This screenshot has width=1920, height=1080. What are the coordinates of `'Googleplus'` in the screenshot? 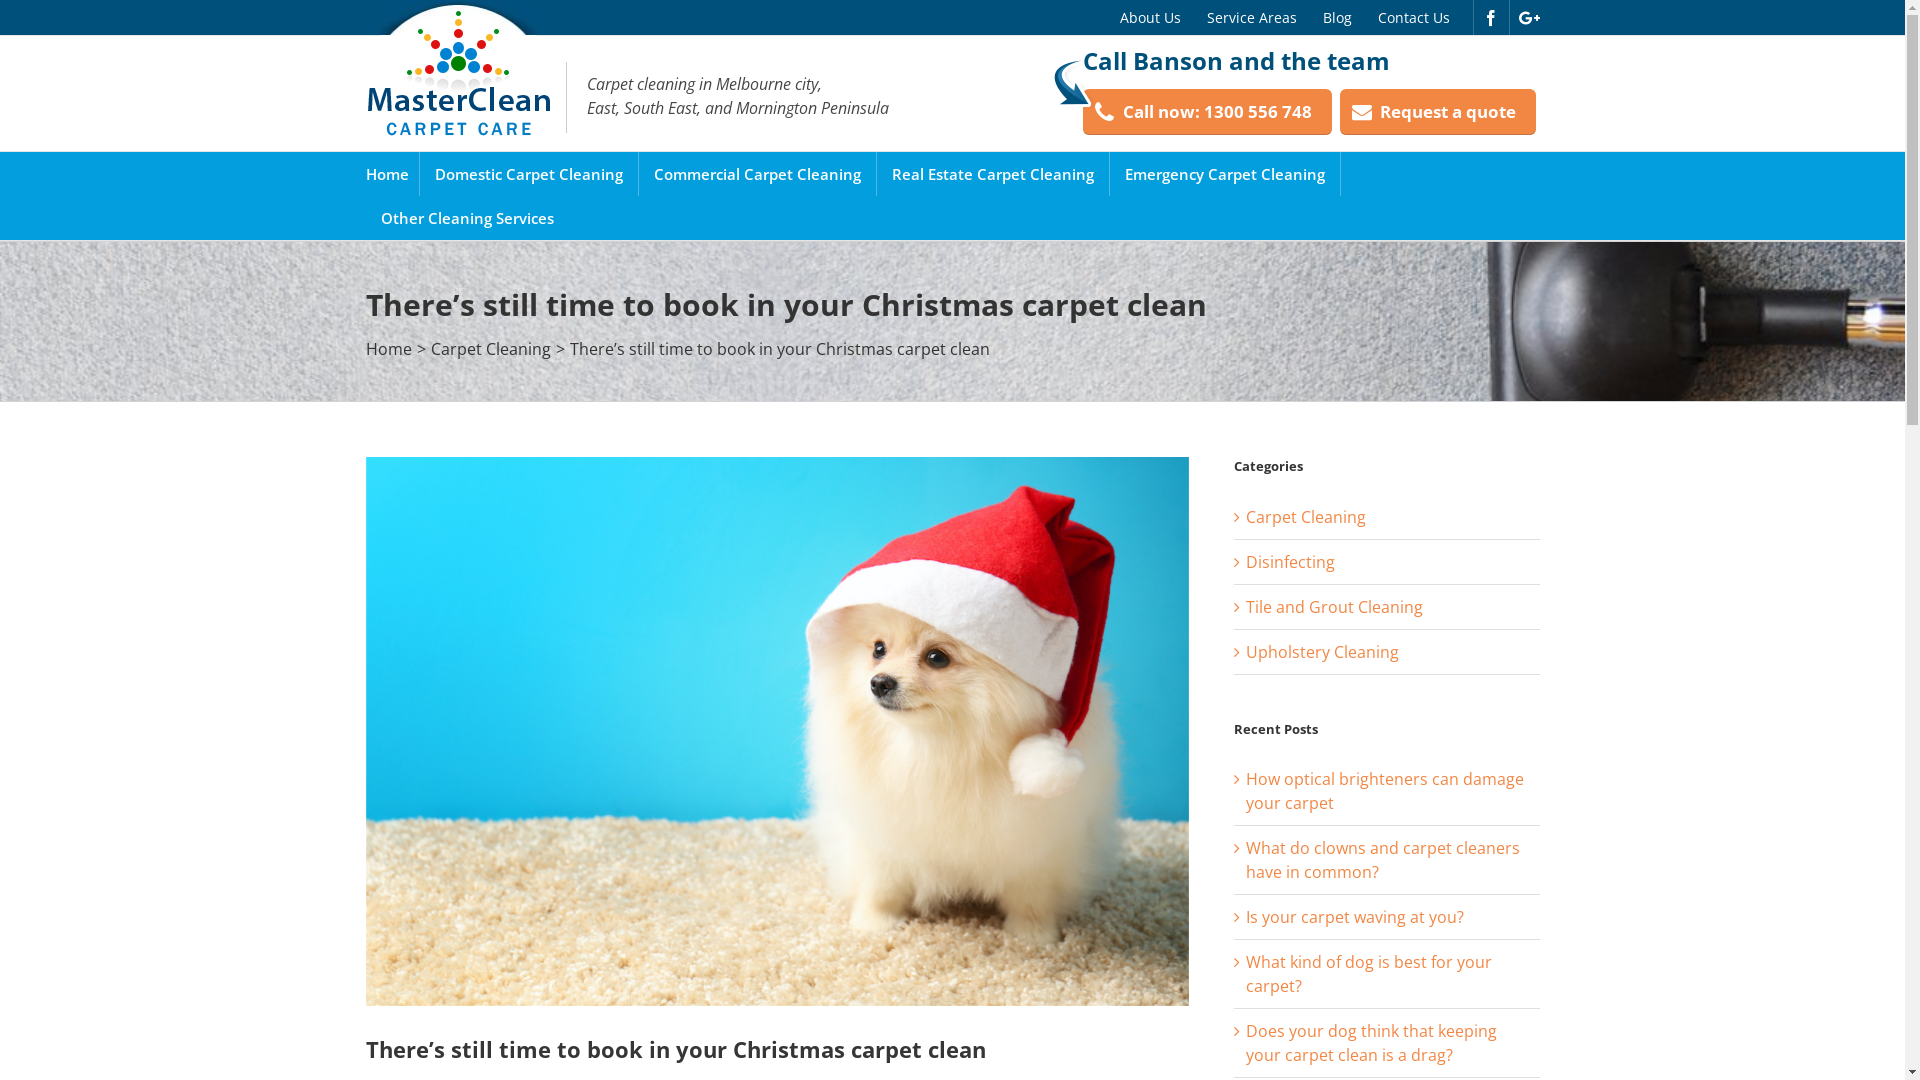 It's located at (1527, 18).